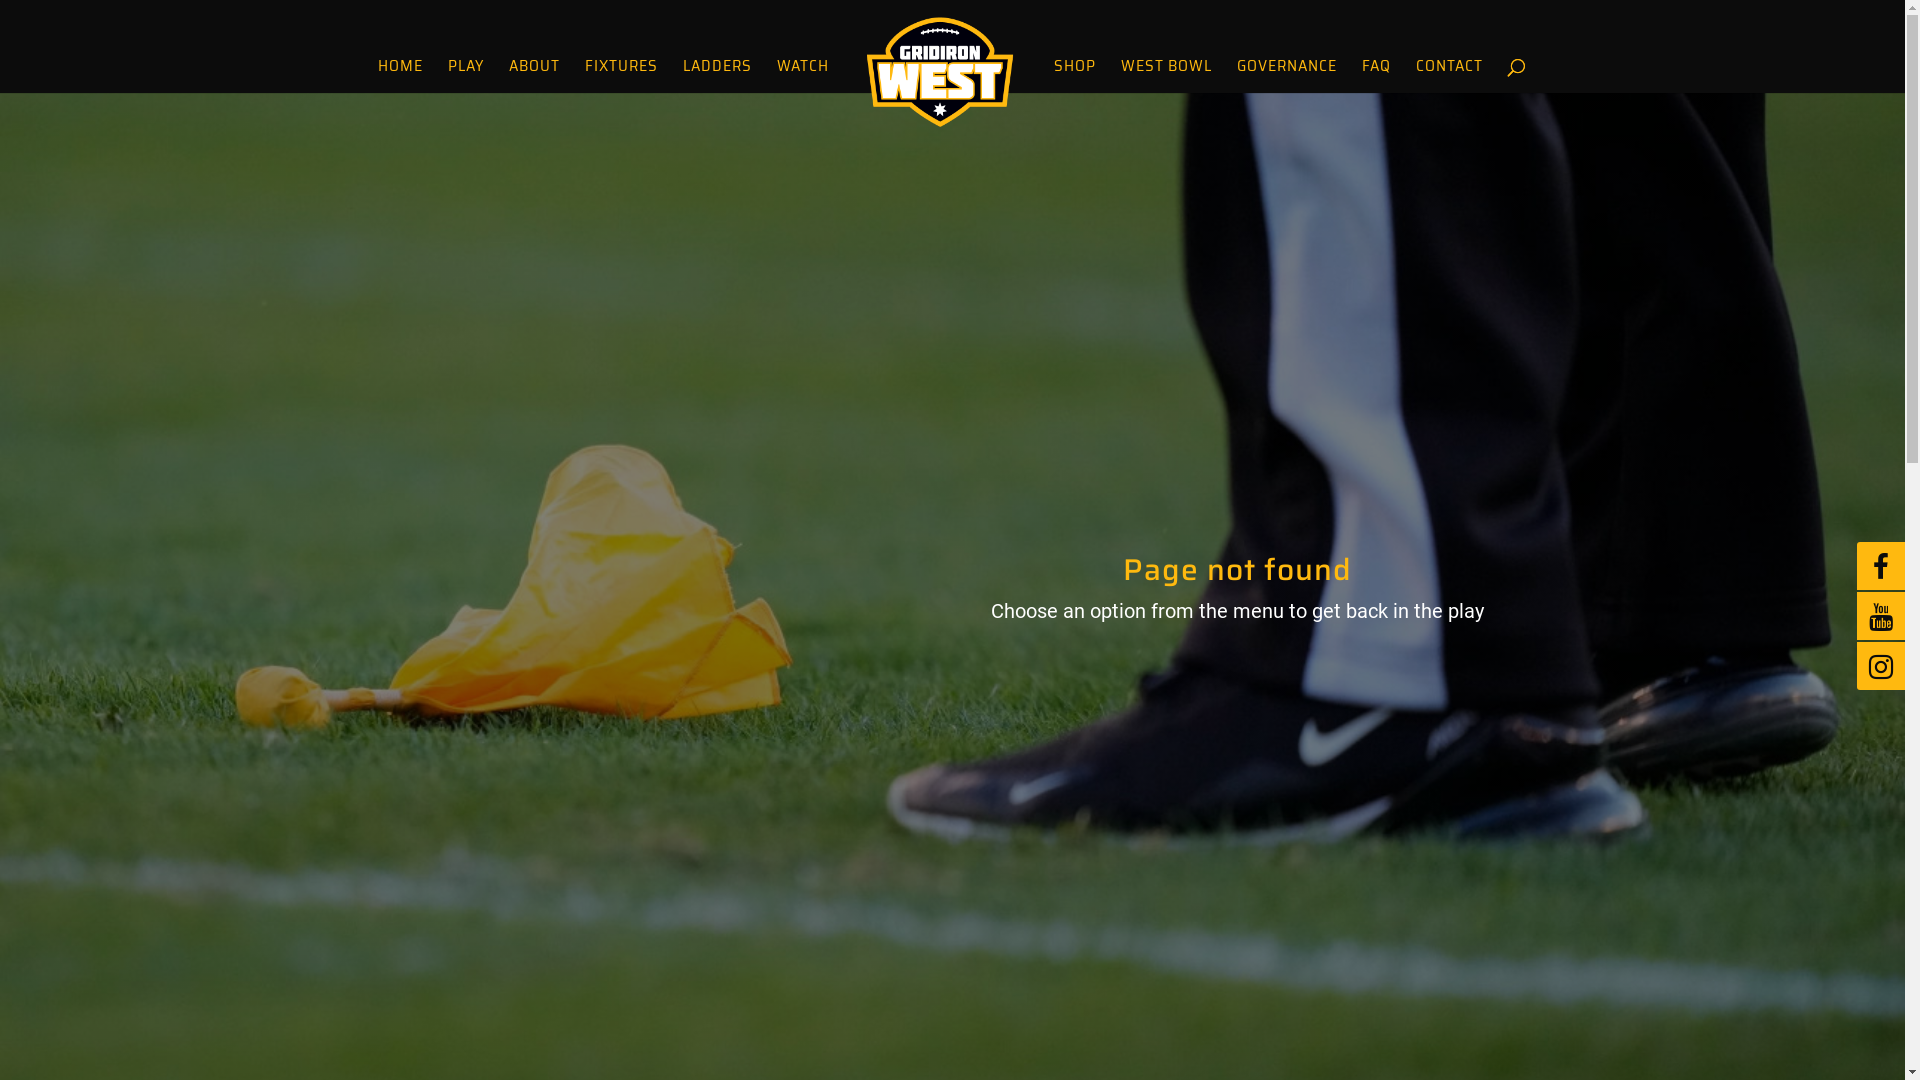 The image size is (1920, 1080). Describe the element at coordinates (1165, 75) in the screenshot. I see `'WEST BOWL'` at that location.